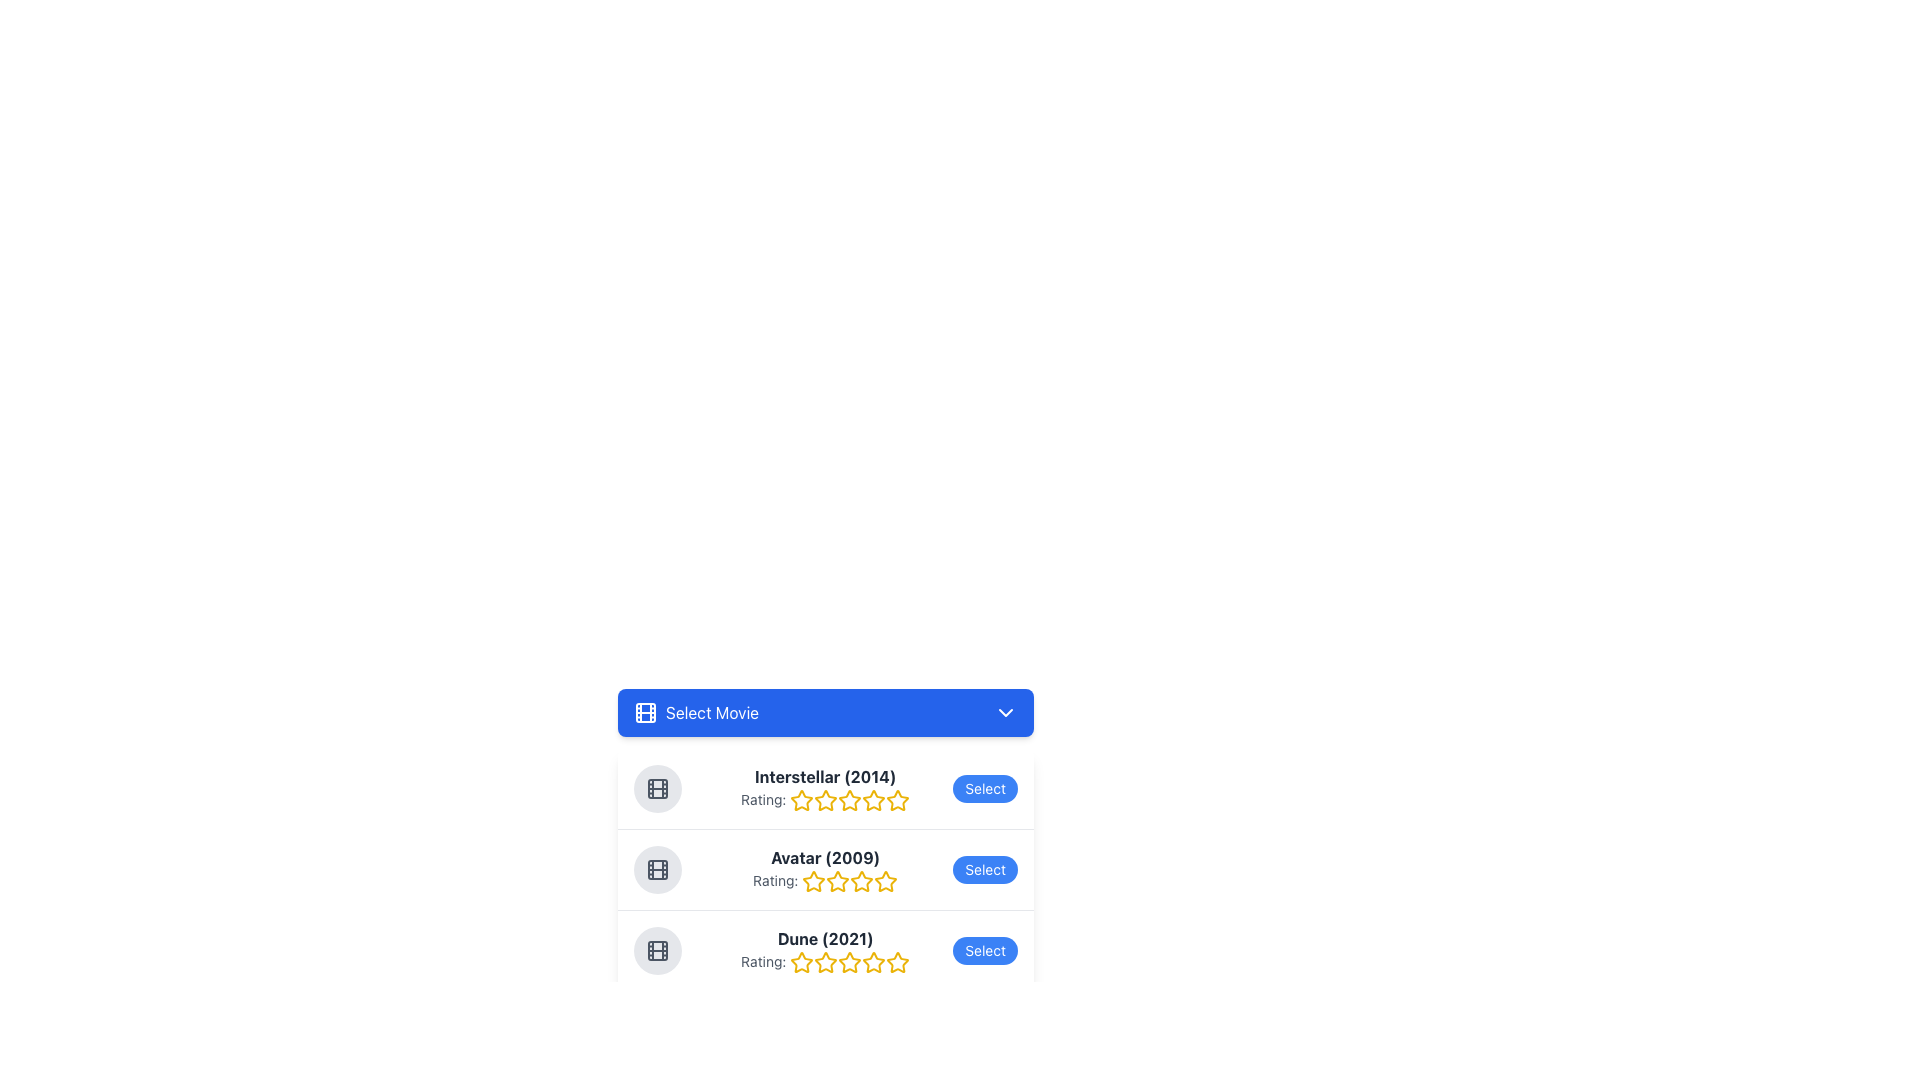 Image resolution: width=1920 pixels, height=1080 pixels. Describe the element at coordinates (825, 840) in the screenshot. I see `the movie entry in the dropdown menu titled 'Select Movie', which is the second item representing a movie with a star rating system` at that location.